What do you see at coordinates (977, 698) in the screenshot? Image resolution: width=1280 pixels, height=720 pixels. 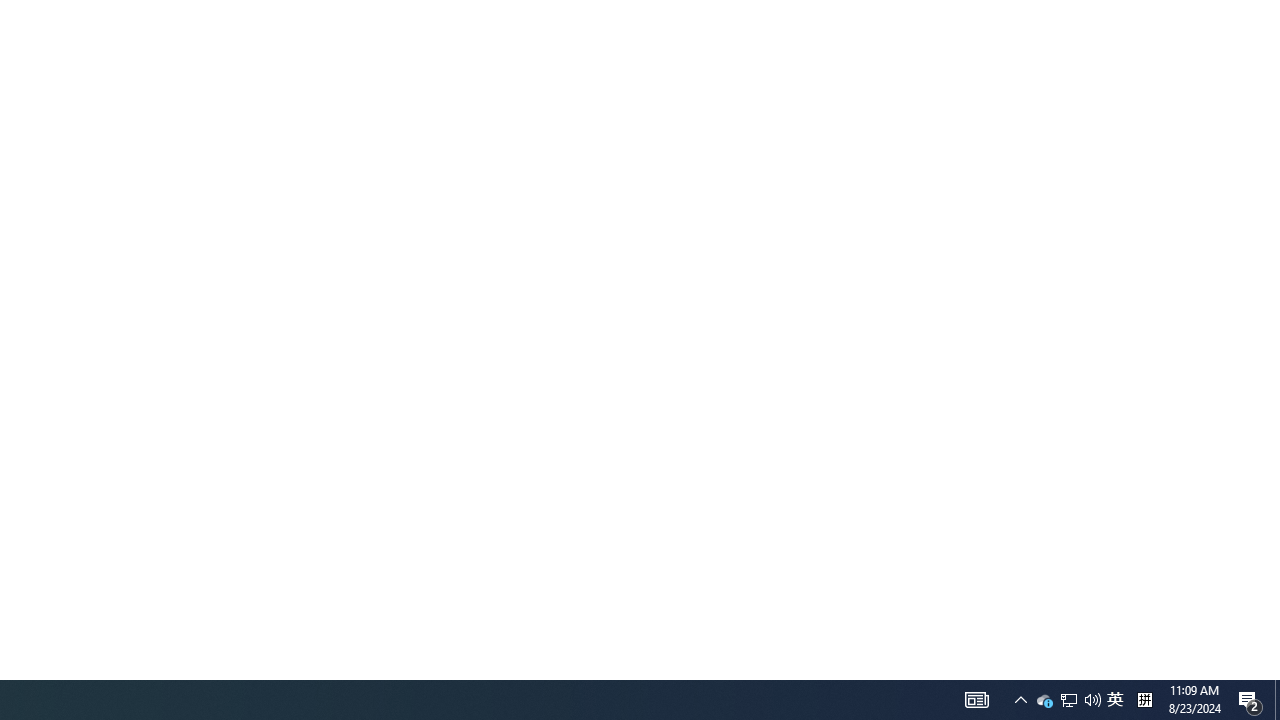 I see `'AutomationID: 4105'` at bounding box center [977, 698].